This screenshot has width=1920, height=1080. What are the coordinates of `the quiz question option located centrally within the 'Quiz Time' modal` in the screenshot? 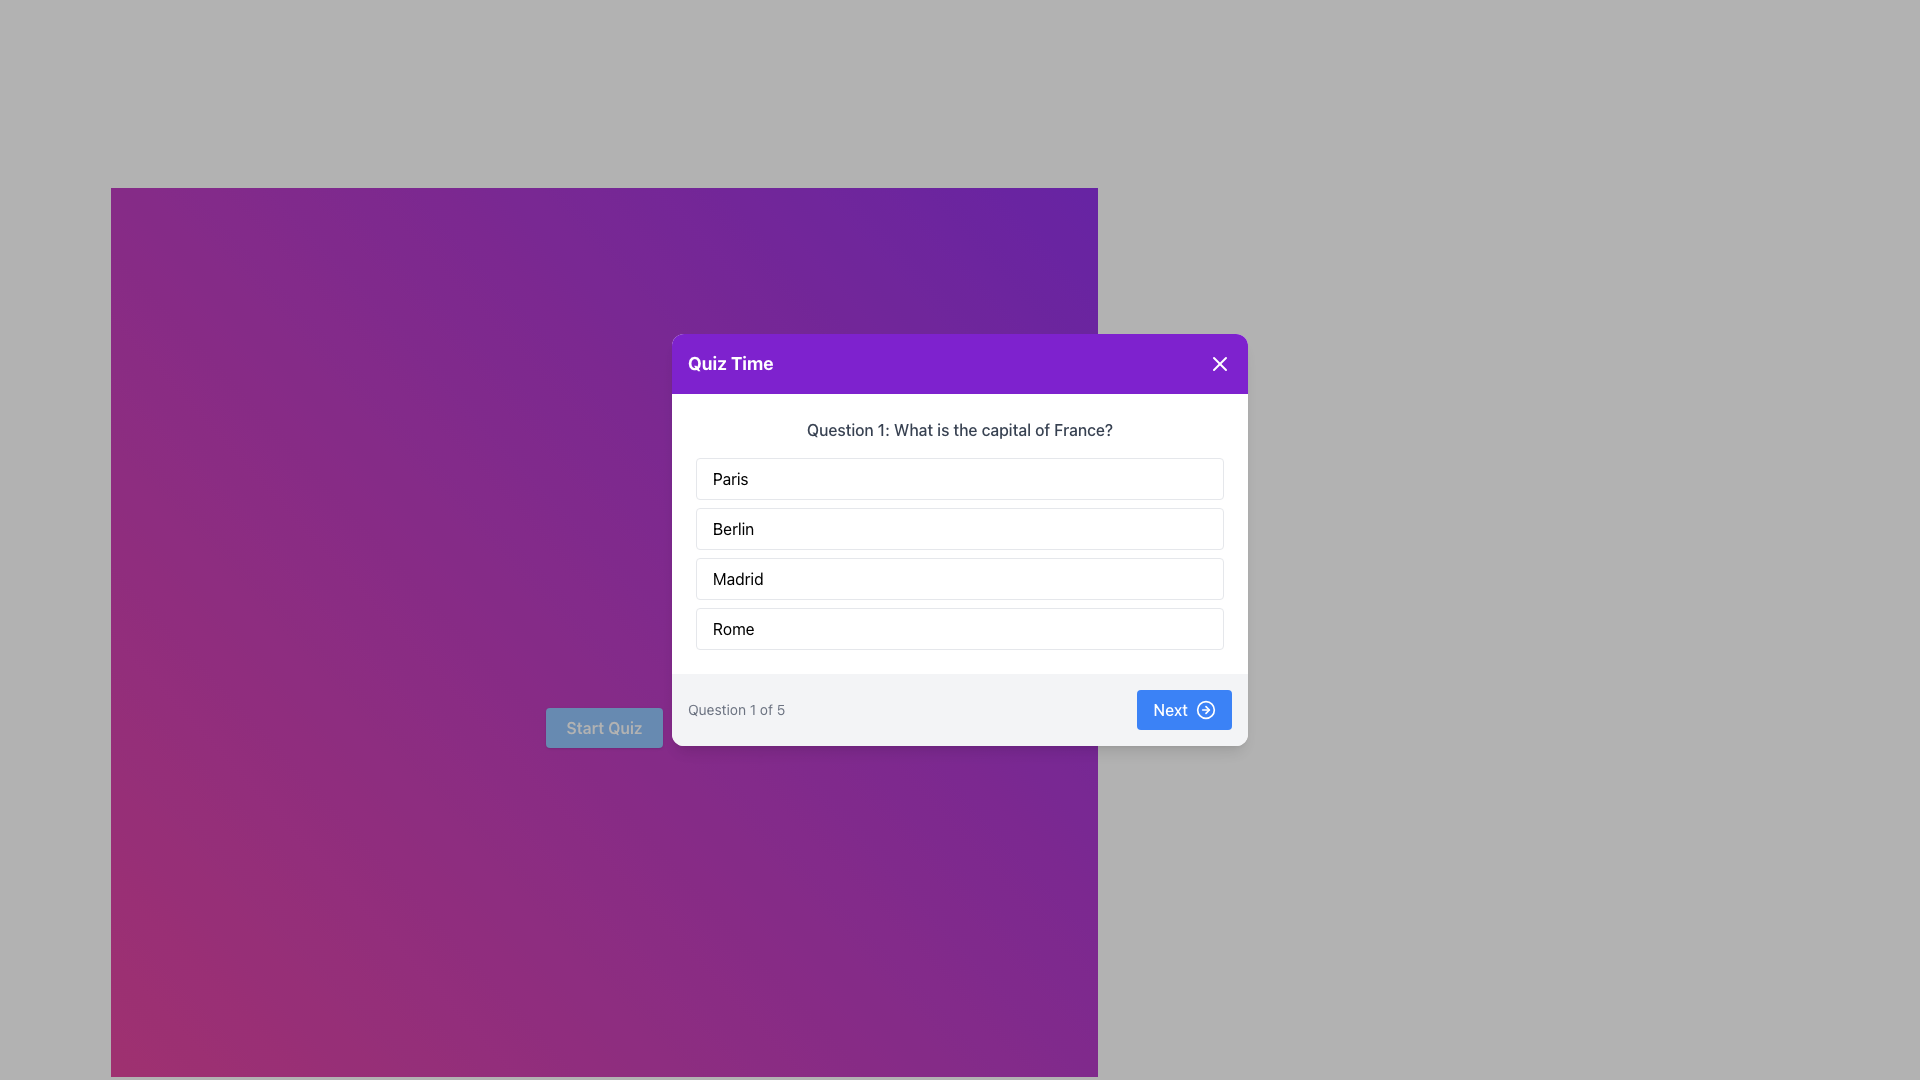 It's located at (960, 532).